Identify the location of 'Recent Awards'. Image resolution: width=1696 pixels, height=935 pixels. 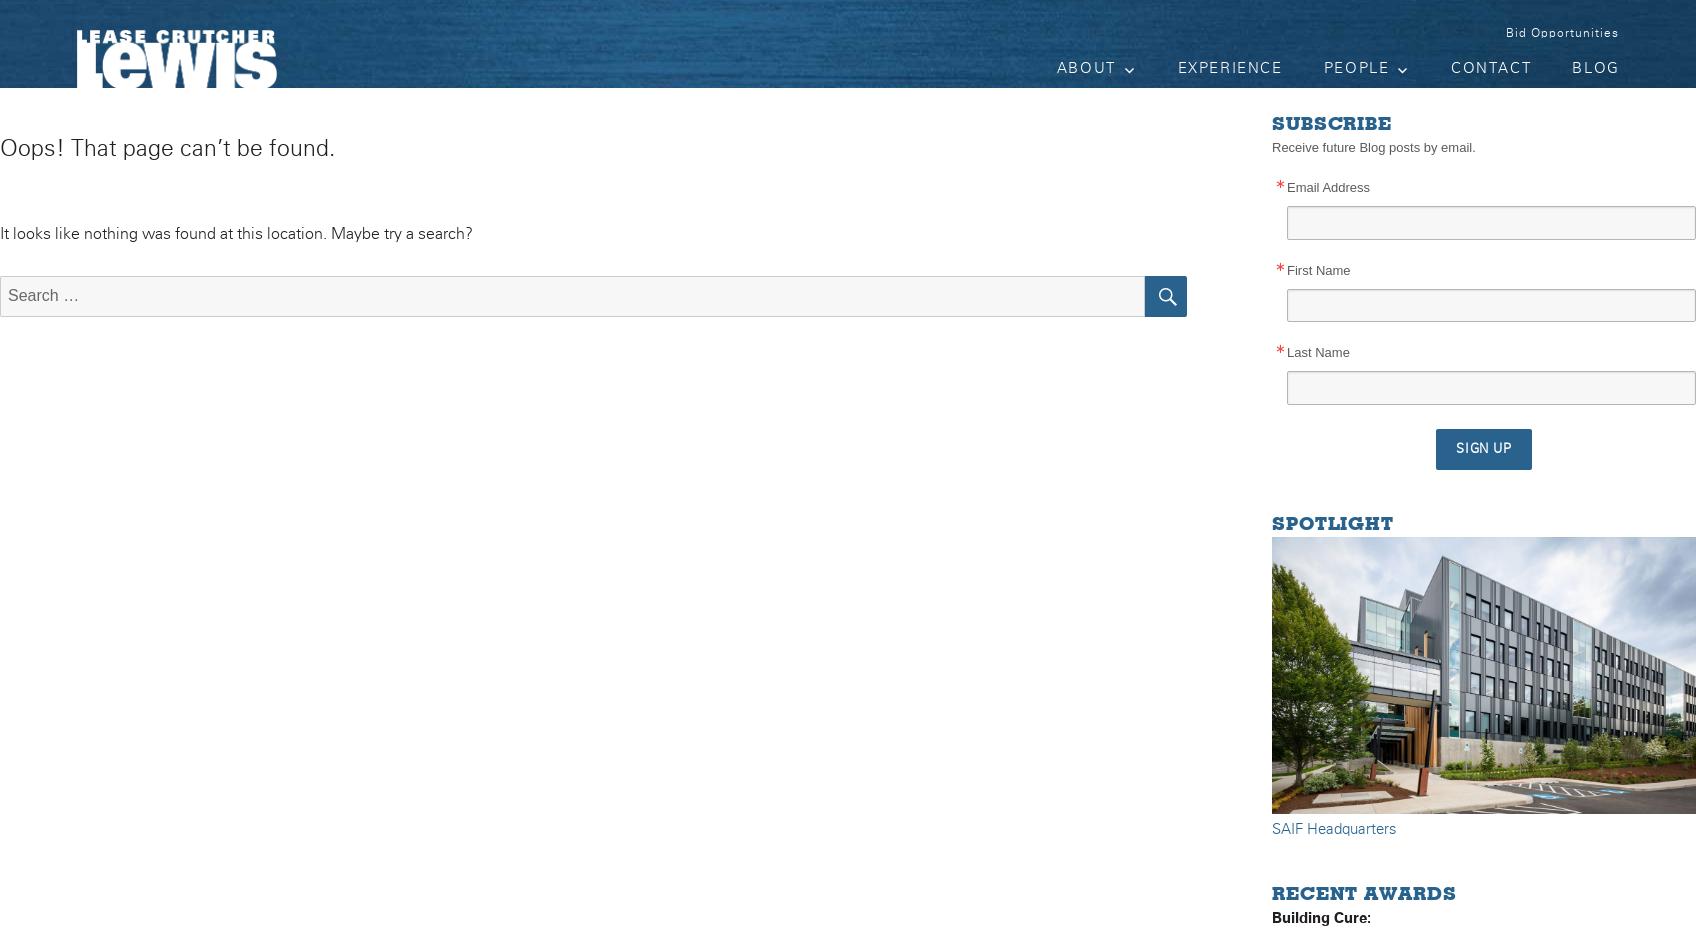
(1362, 894).